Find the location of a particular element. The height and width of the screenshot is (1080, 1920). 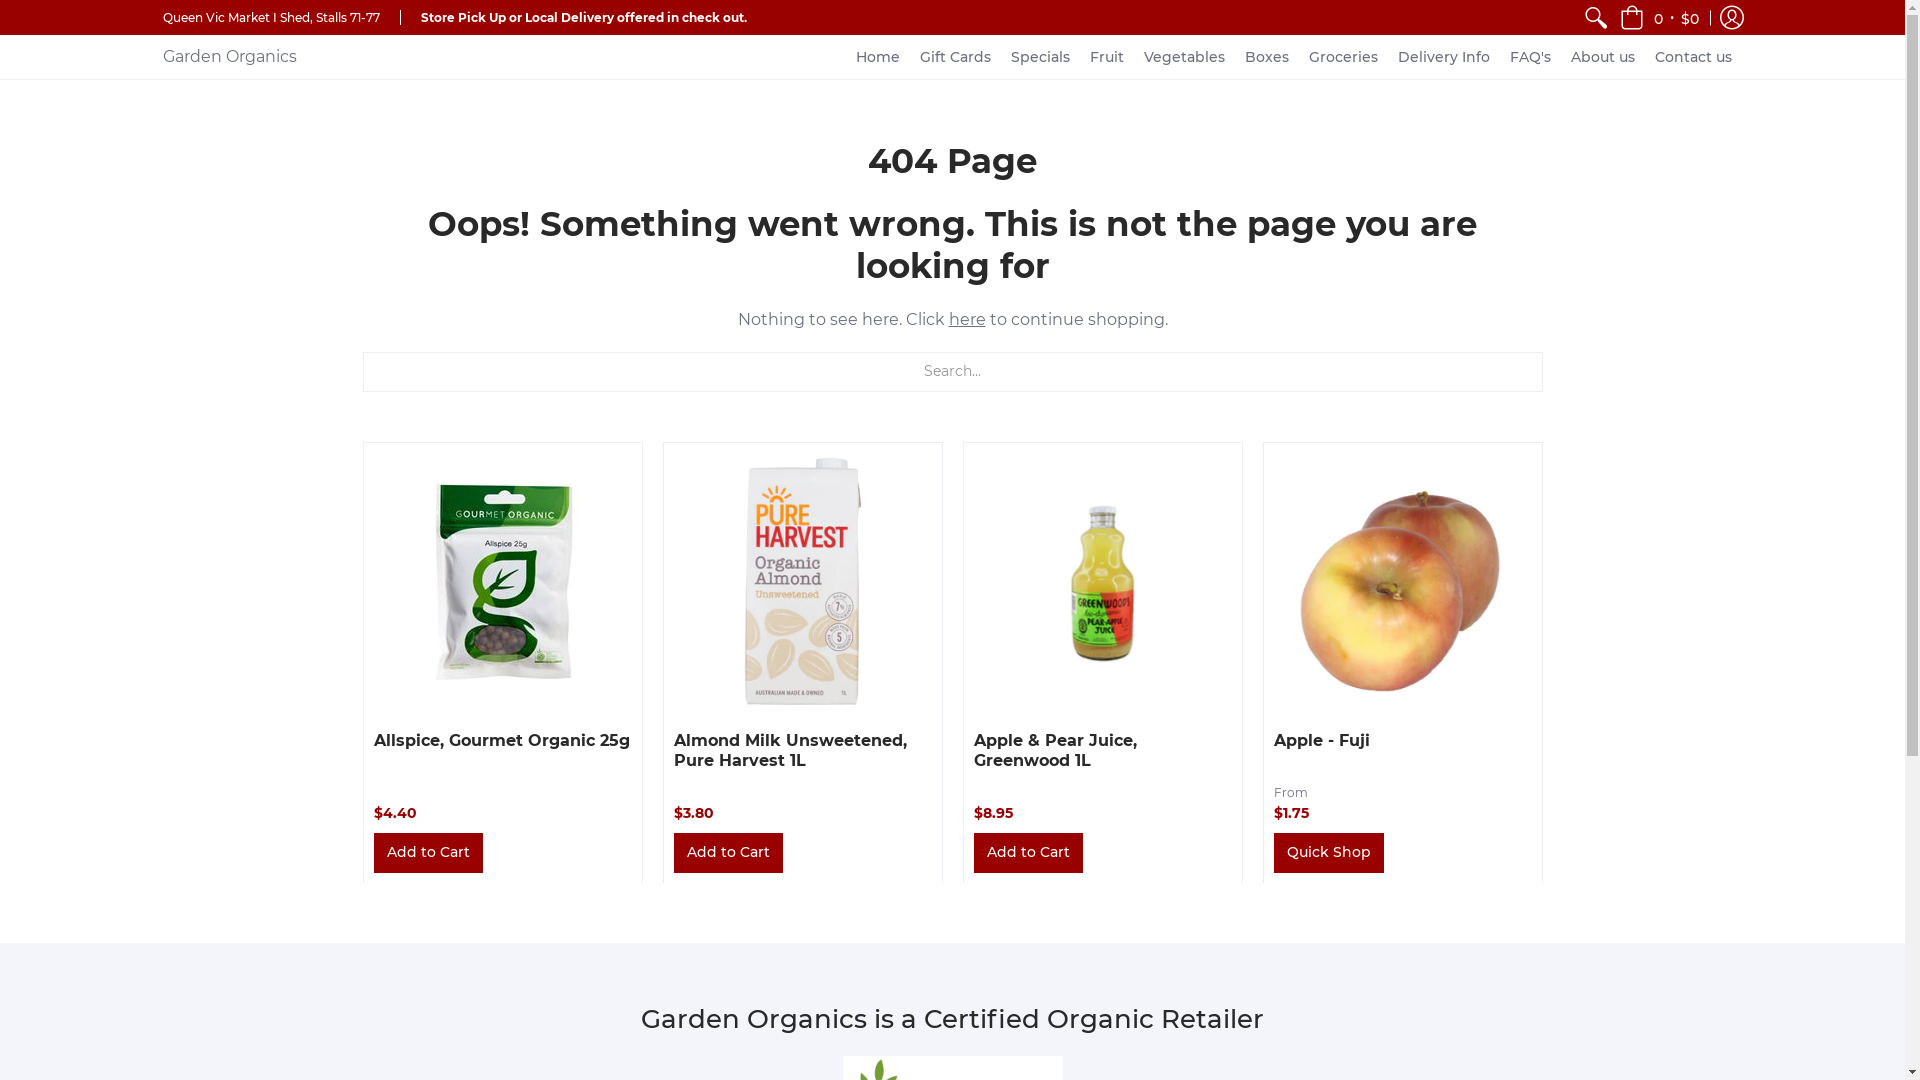

'Specials' is located at coordinates (1001, 56).